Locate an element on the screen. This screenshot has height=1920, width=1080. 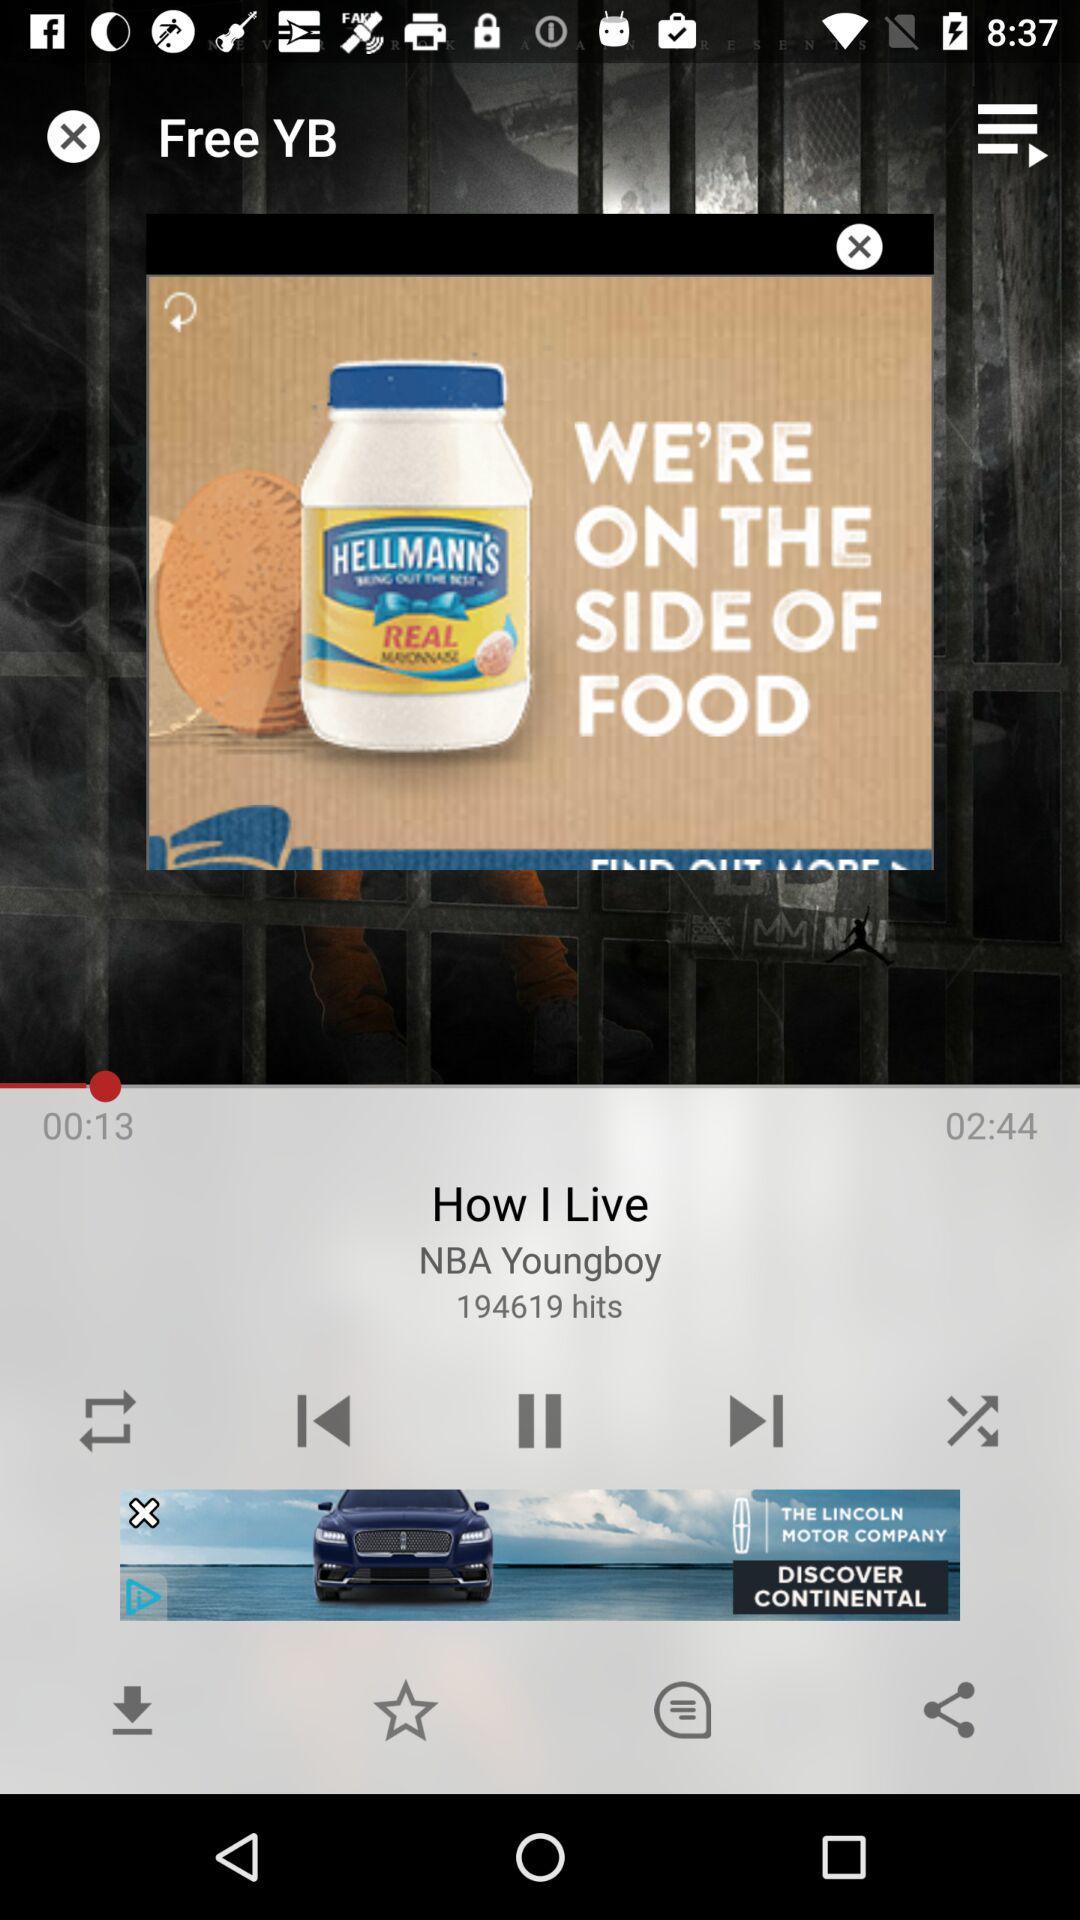
the share icon is located at coordinates (948, 1708).